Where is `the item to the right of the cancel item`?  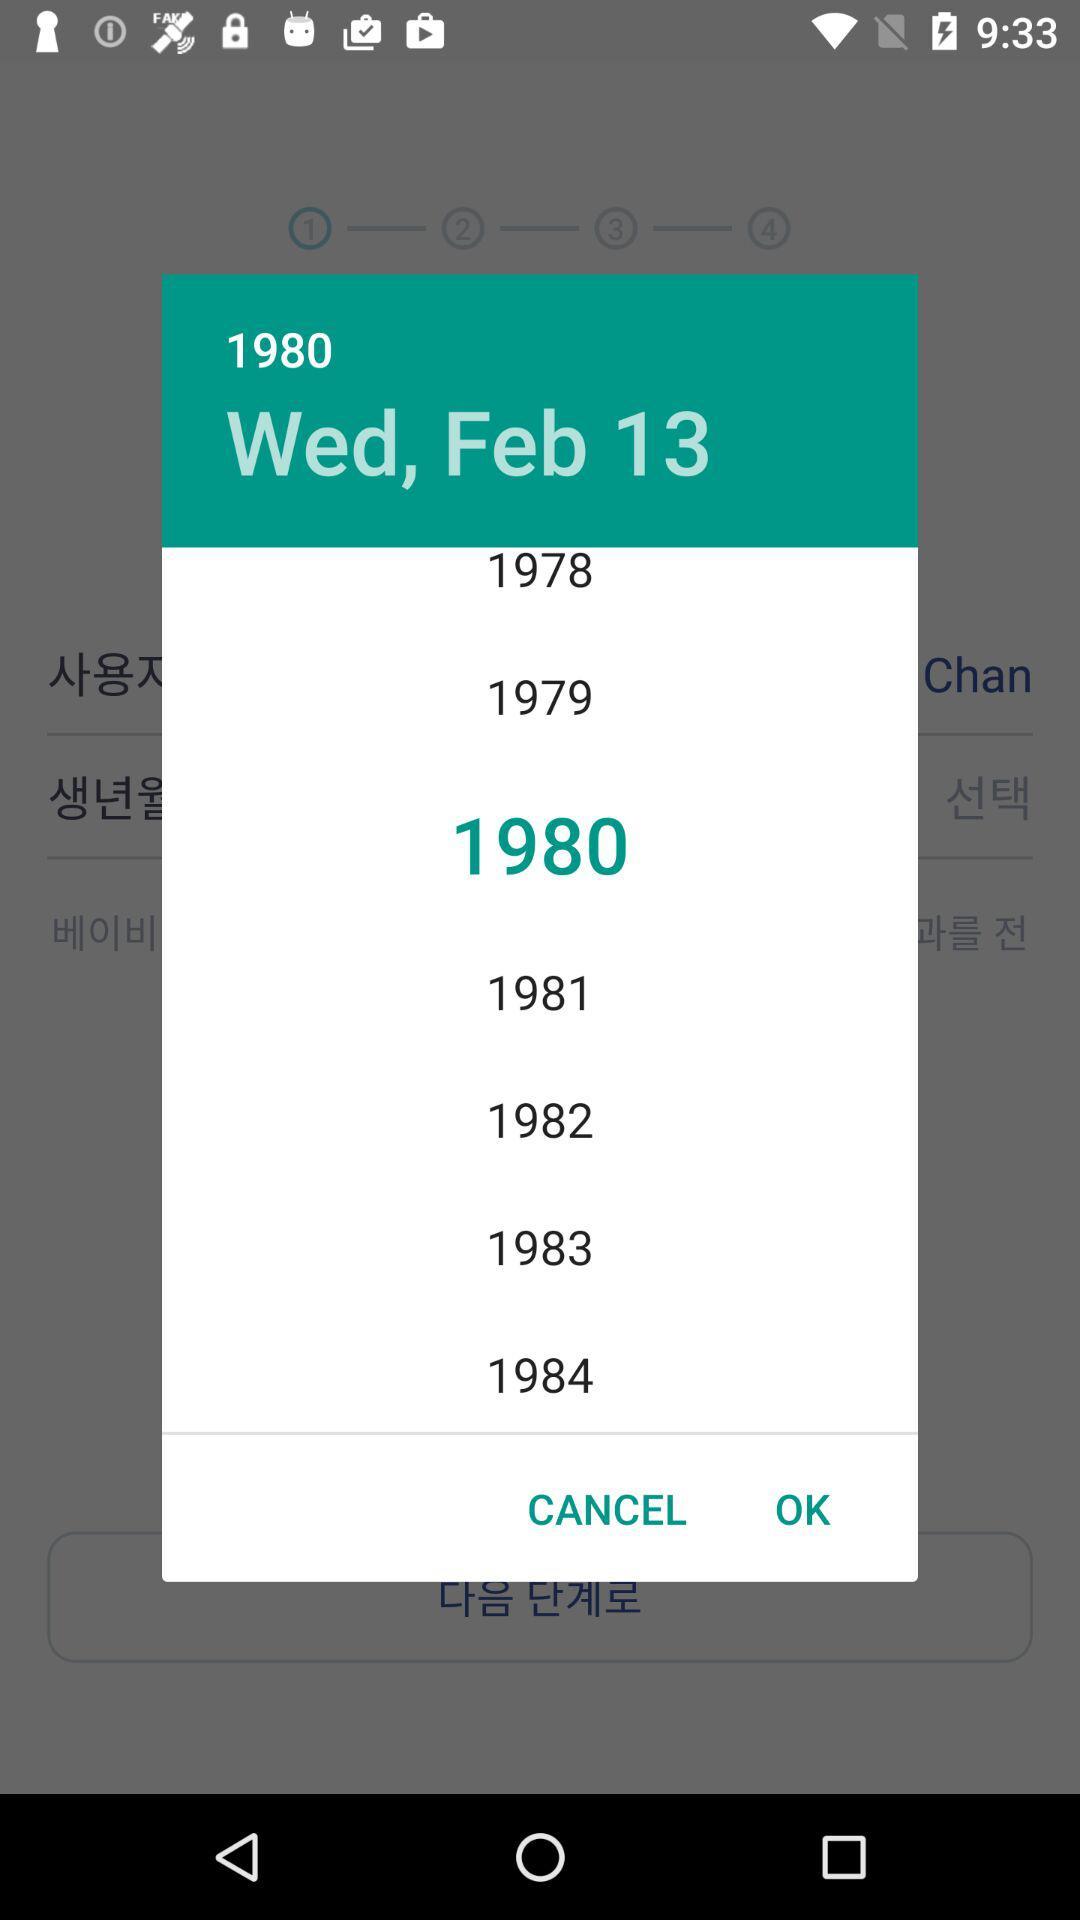 the item to the right of the cancel item is located at coordinates (801, 1508).